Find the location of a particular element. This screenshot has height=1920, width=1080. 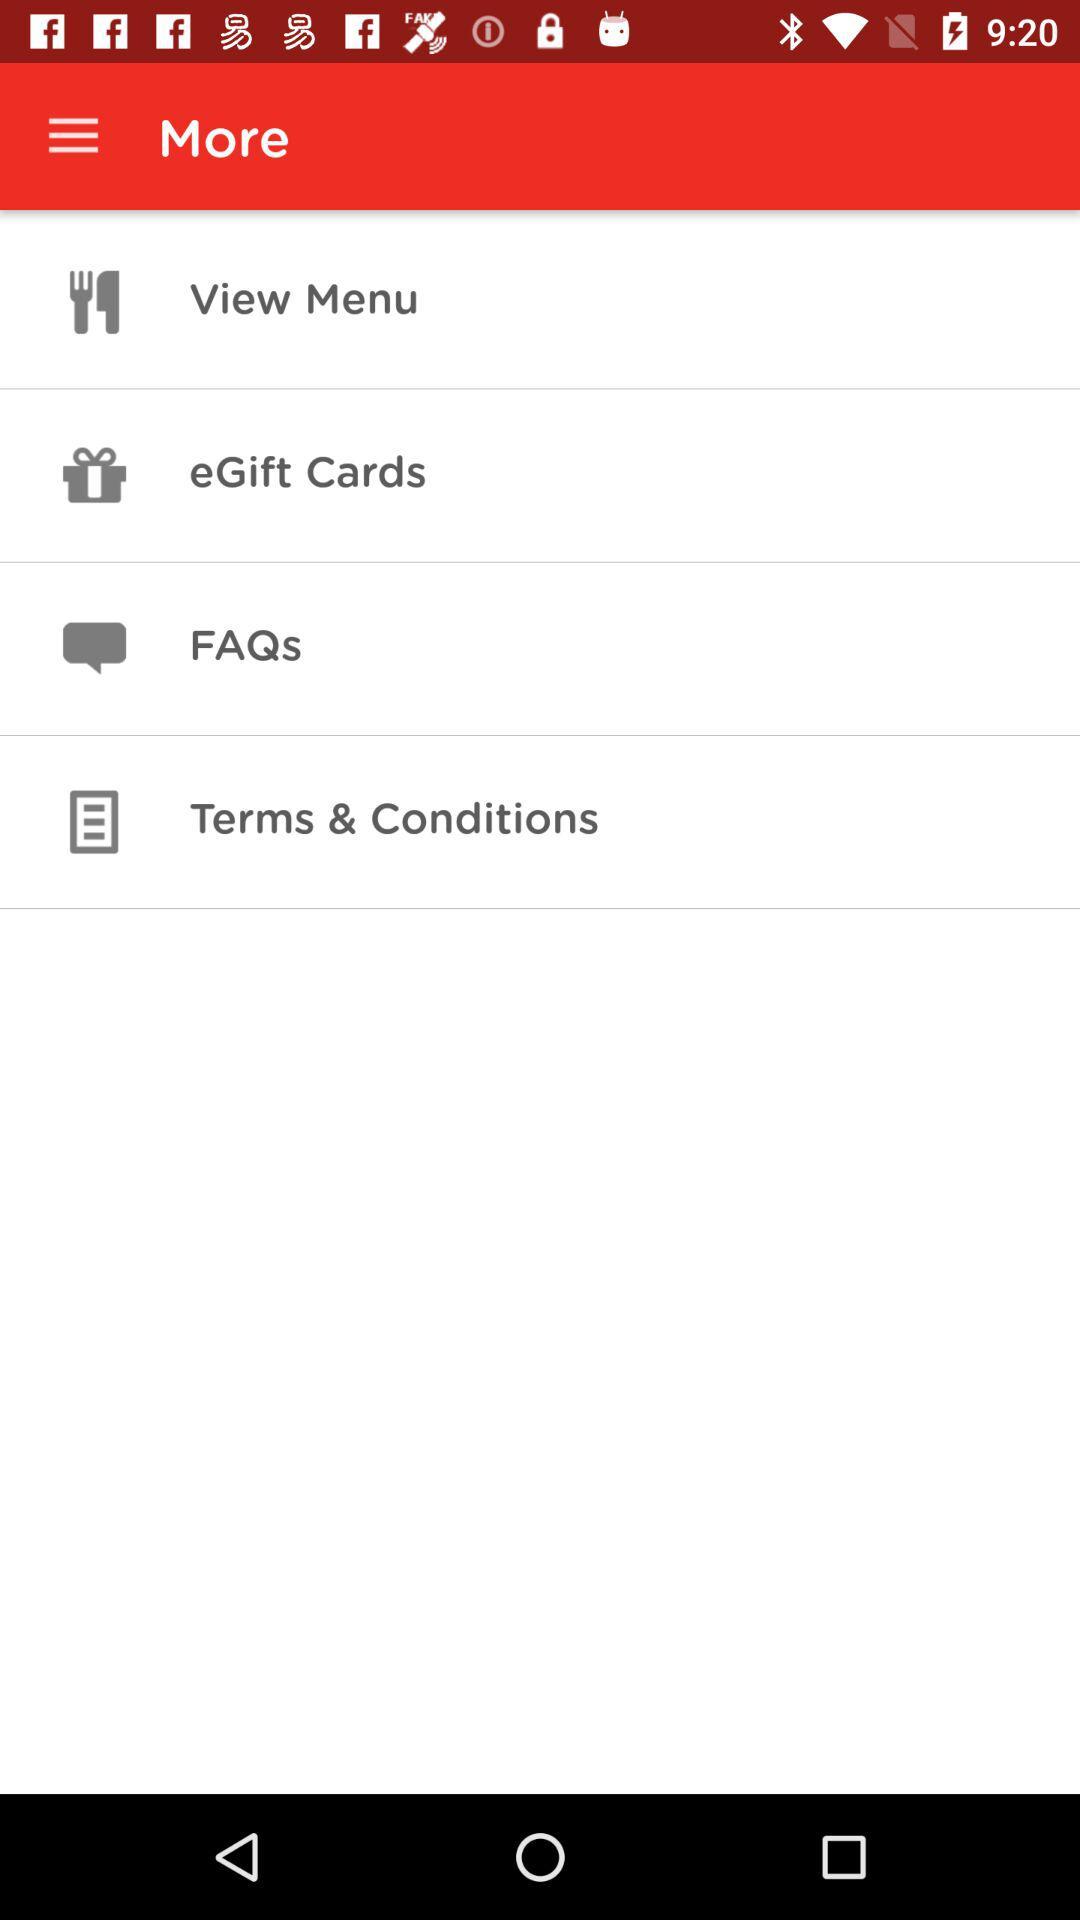

the view menu item is located at coordinates (304, 301).